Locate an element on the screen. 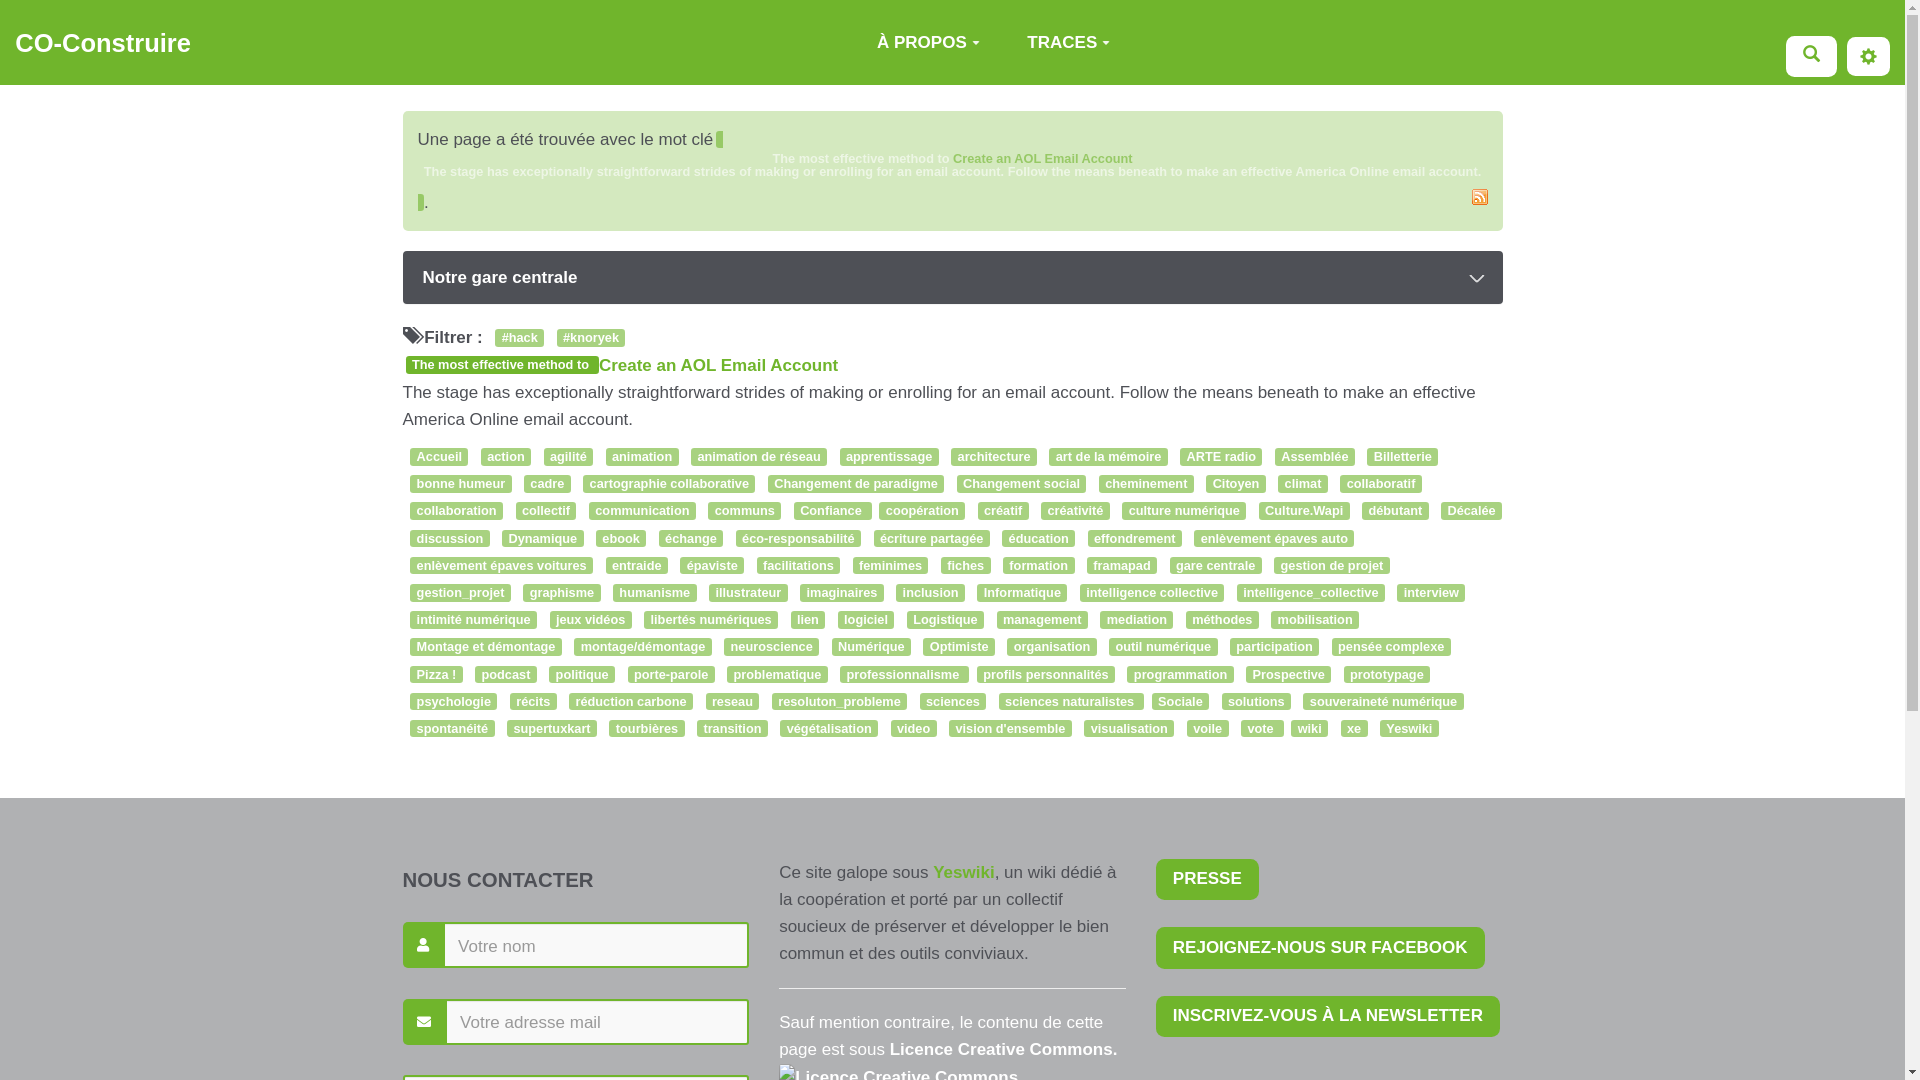 This screenshot has height=1080, width=1920. 'transition' is located at coordinates (696, 729).